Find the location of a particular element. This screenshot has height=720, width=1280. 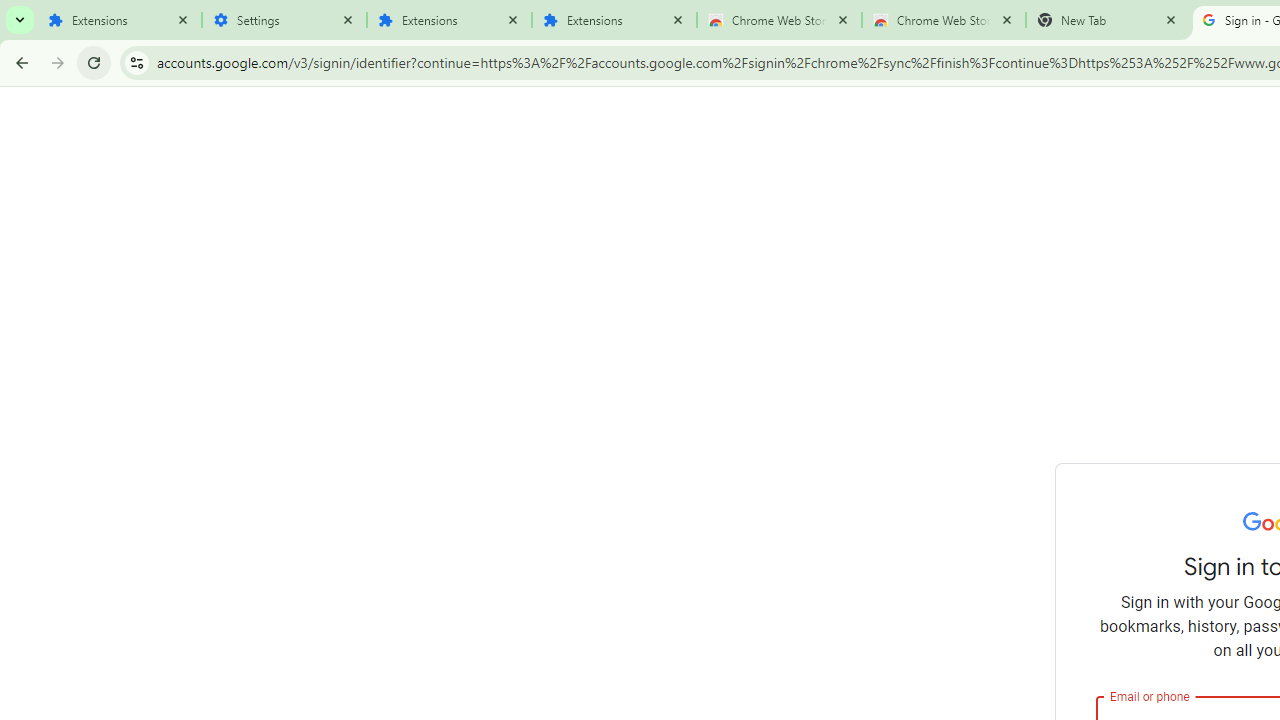

'Back' is located at coordinates (19, 61).